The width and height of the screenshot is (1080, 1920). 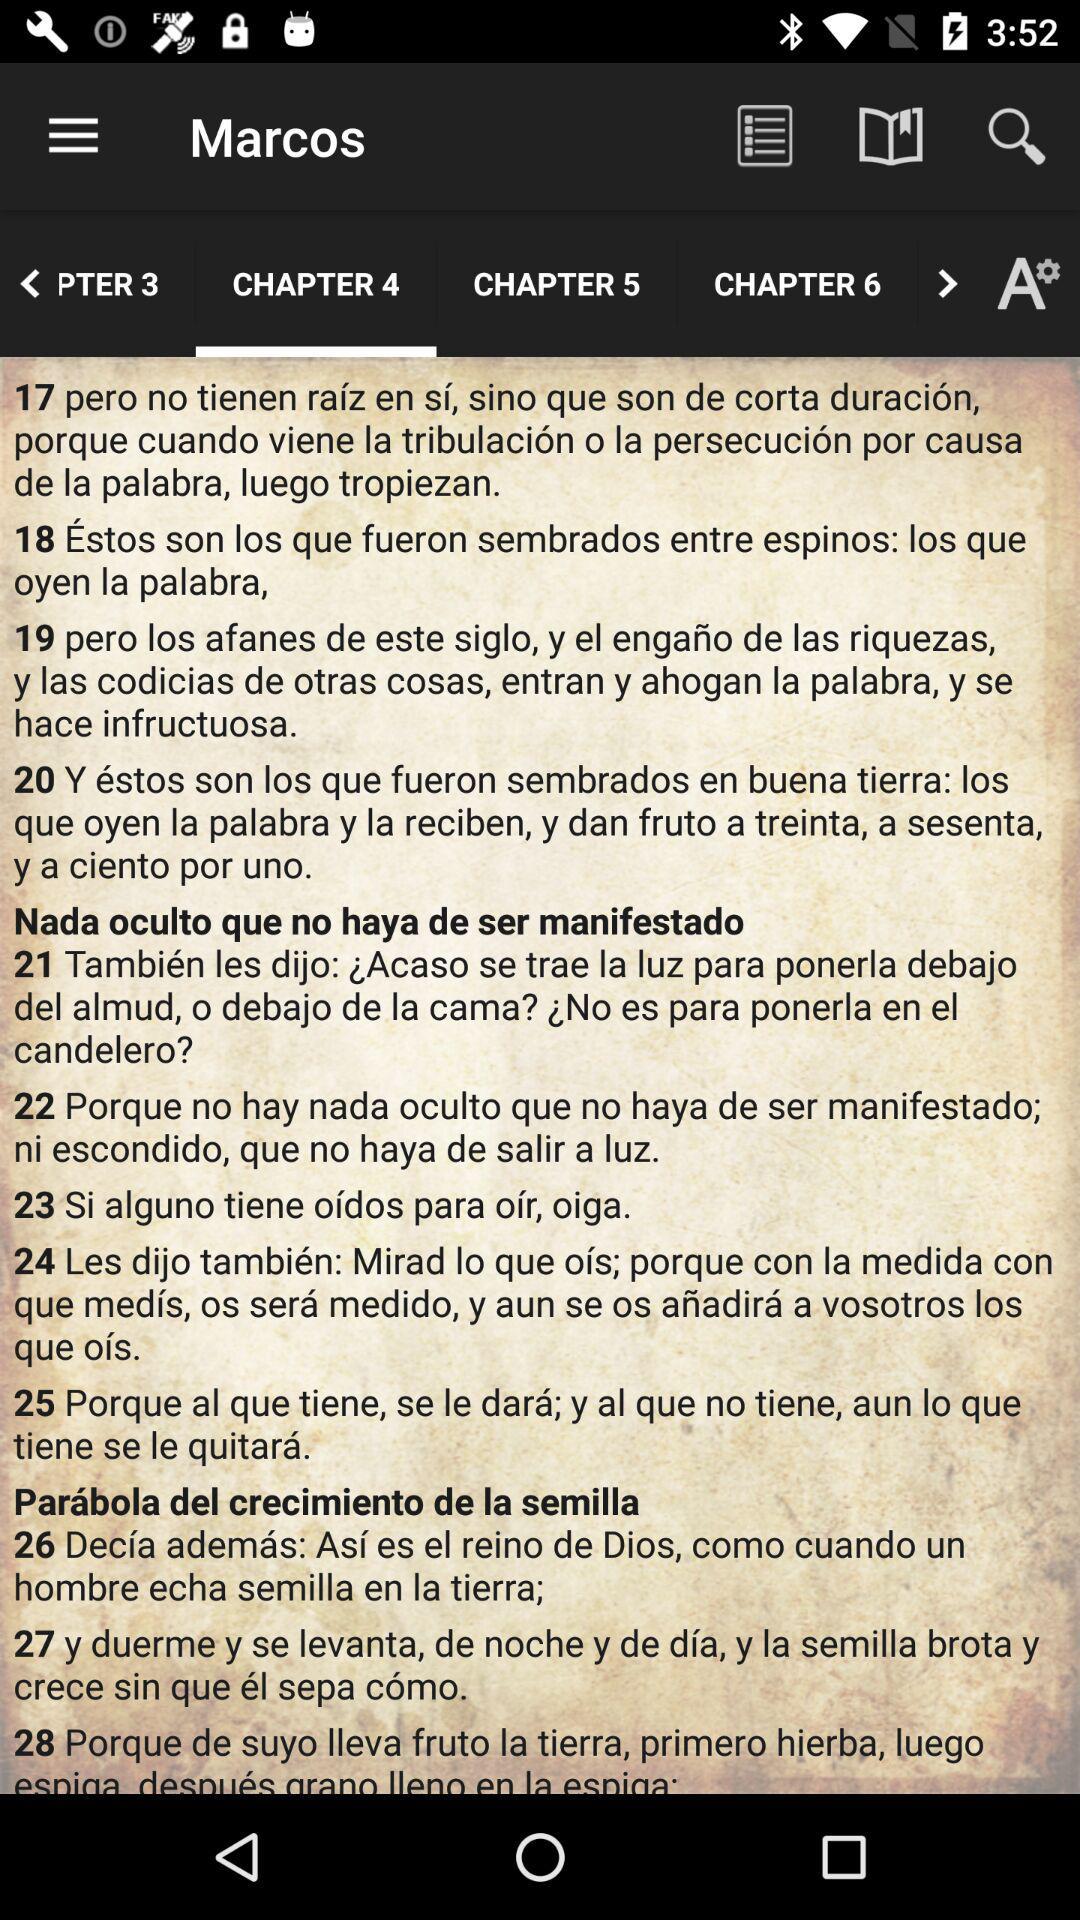 I want to click on app to the right of chapter 4 app, so click(x=556, y=282).